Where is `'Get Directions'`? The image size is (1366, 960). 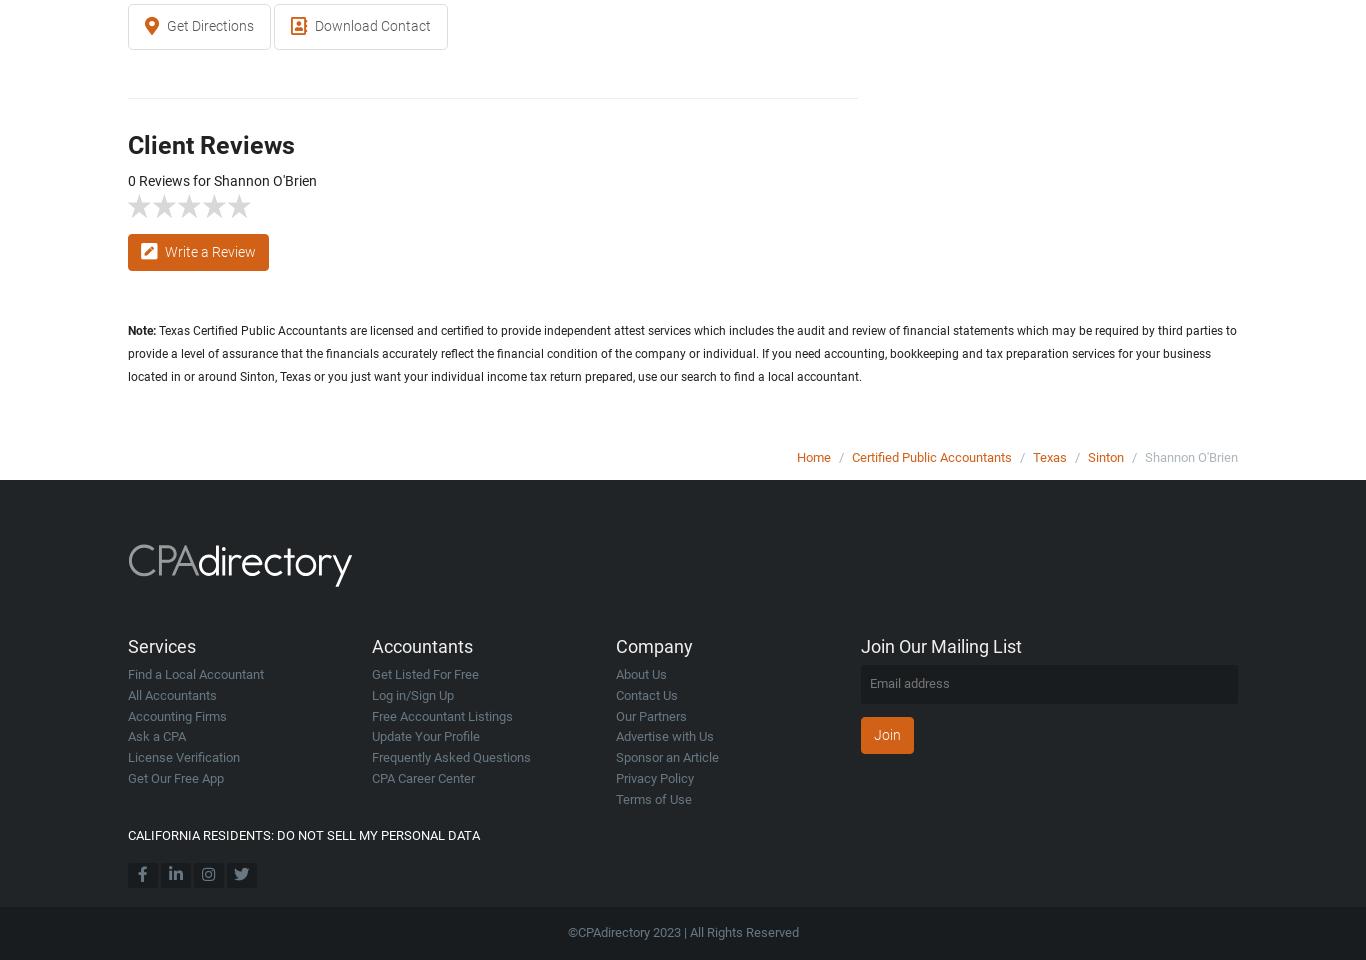 'Get Directions' is located at coordinates (207, 25).